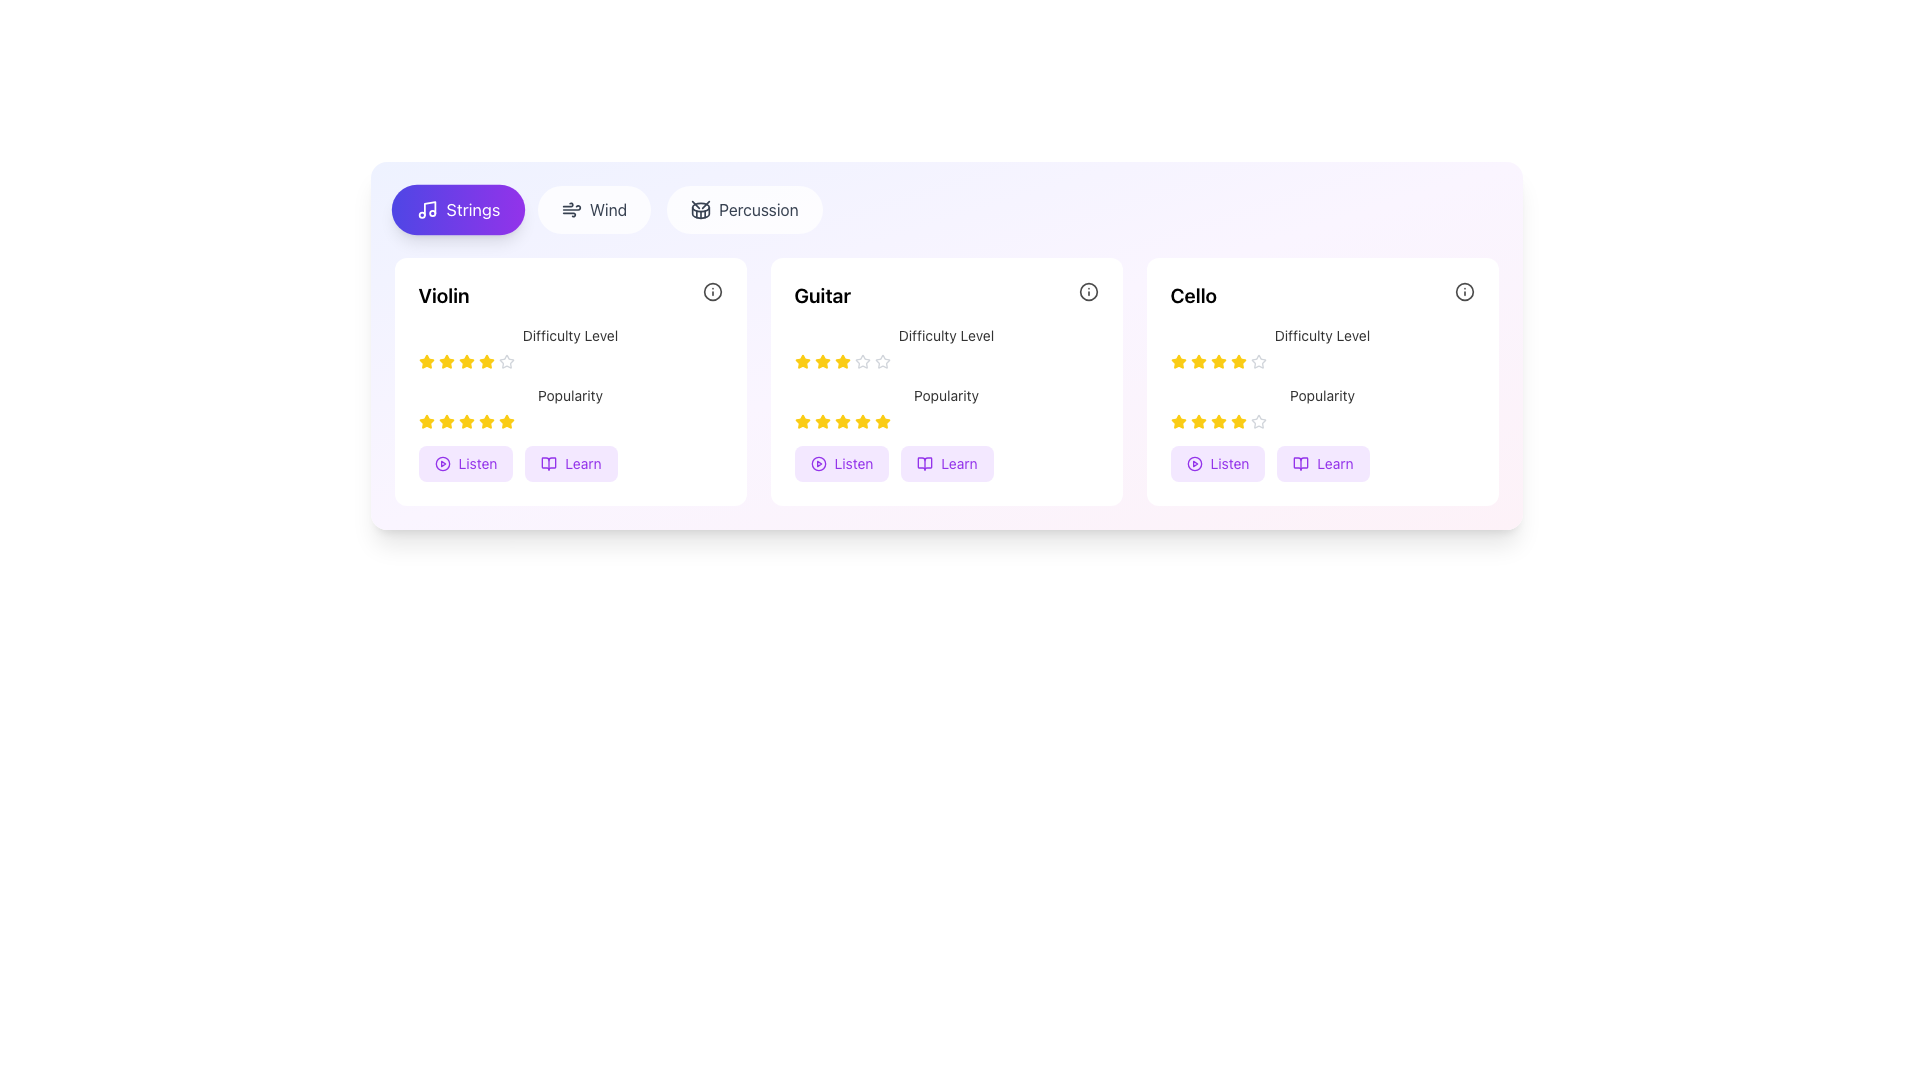  What do you see at coordinates (842, 362) in the screenshot?
I see `the fourth star icon representing the 'Difficulty Level' rating for the 'Guitar' course` at bounding box center [842, 362].